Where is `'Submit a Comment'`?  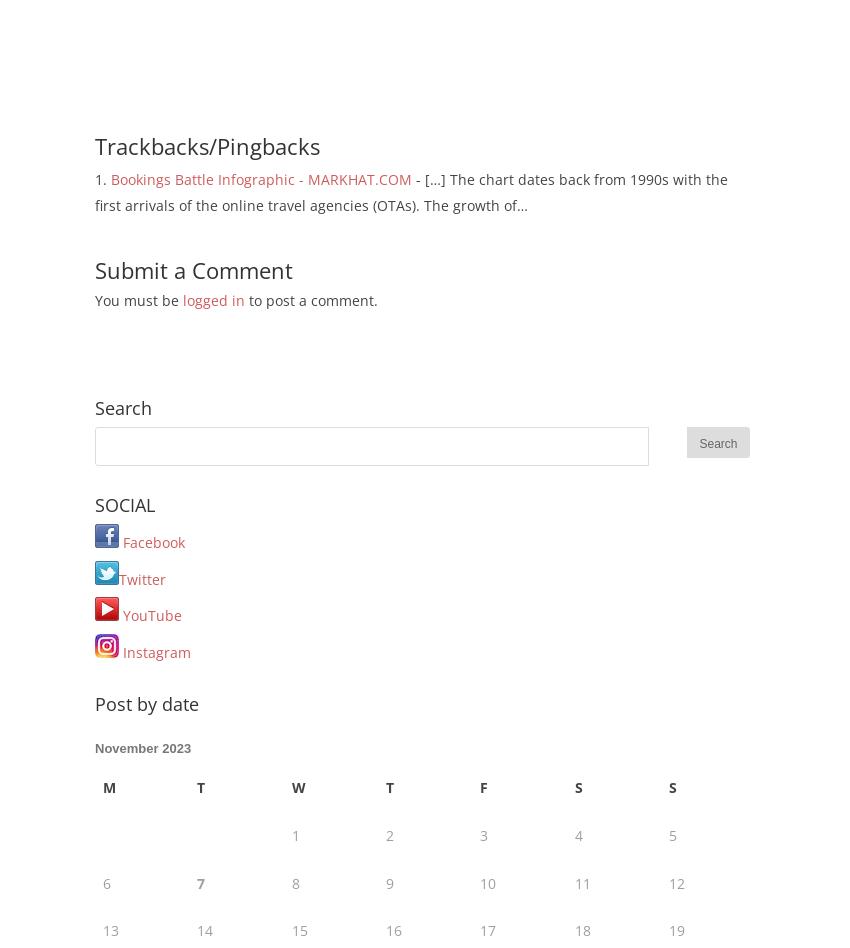 'Submit a Comment' is located at coordinates (192, 269).